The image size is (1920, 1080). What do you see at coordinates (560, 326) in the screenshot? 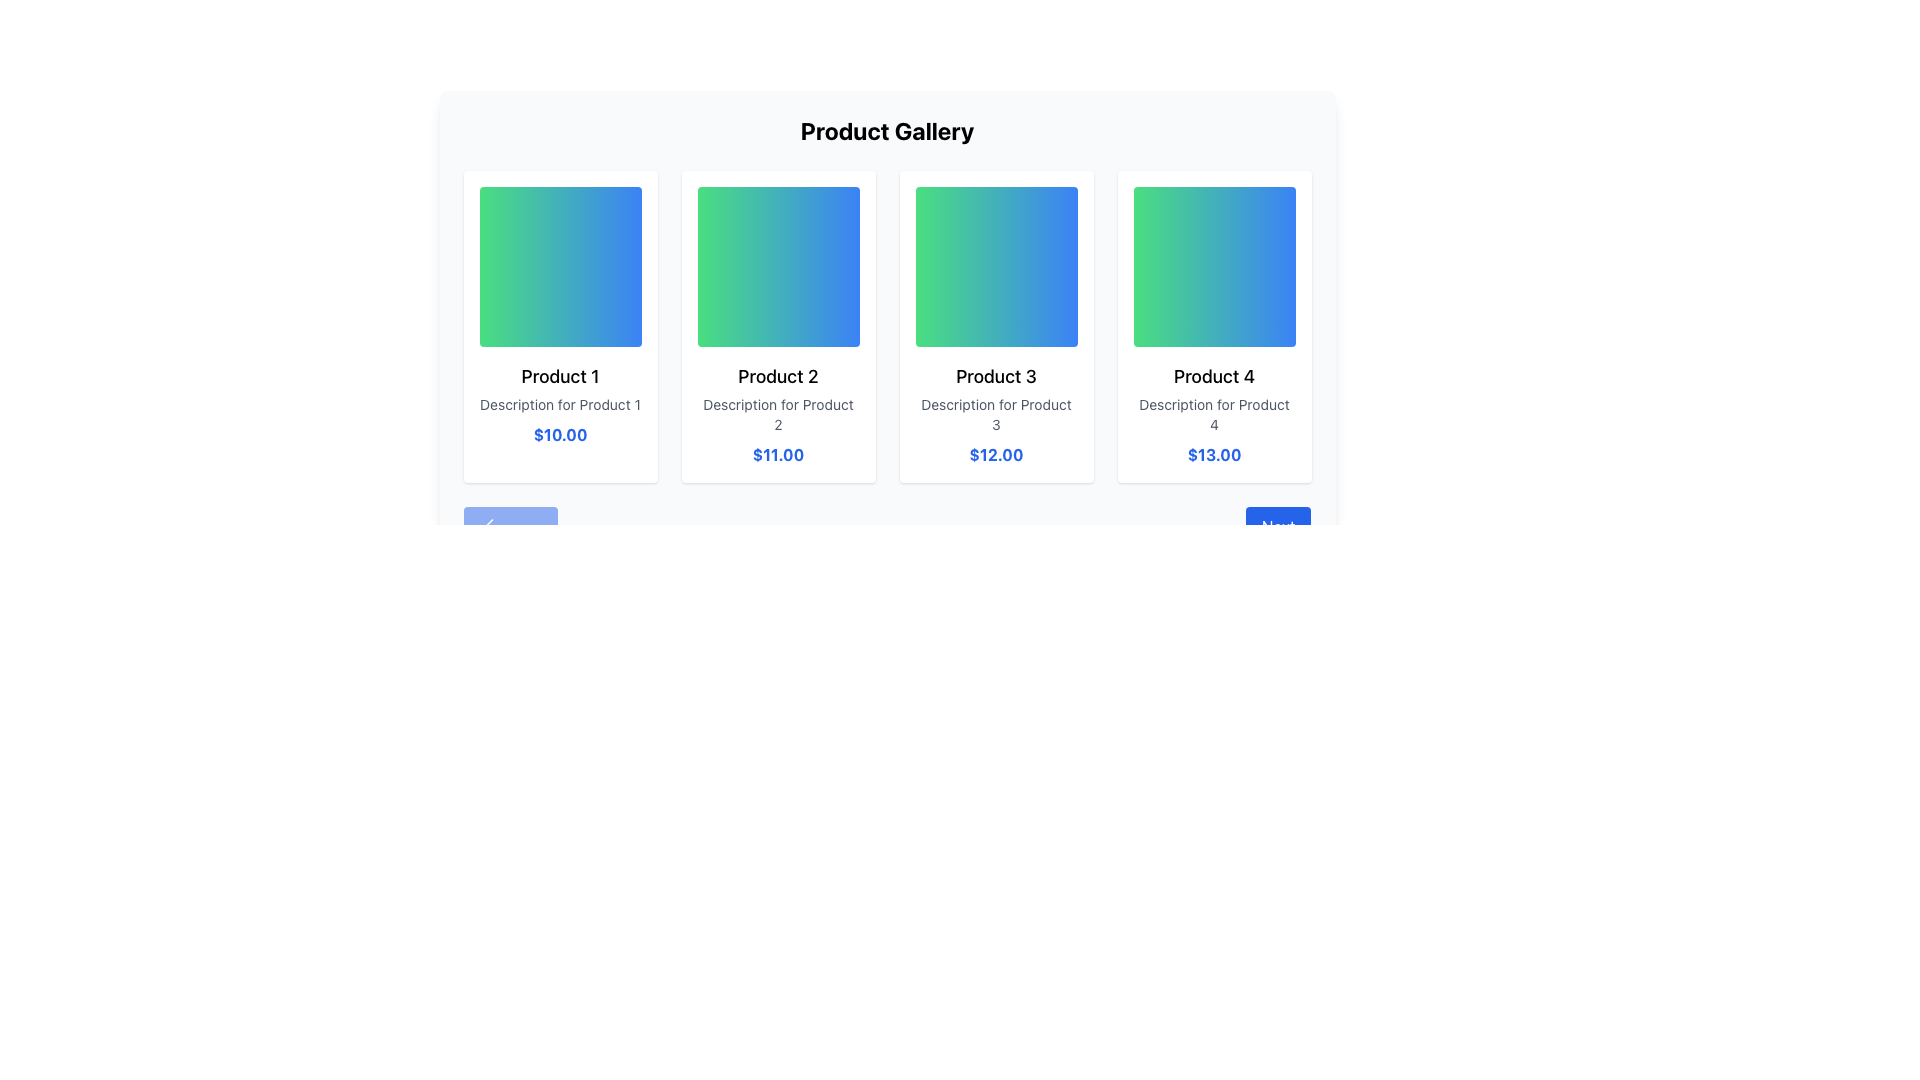
I see `the first product card in the grid product gallery, which displays the product name, description, and price` at bounding box center [560, 326].